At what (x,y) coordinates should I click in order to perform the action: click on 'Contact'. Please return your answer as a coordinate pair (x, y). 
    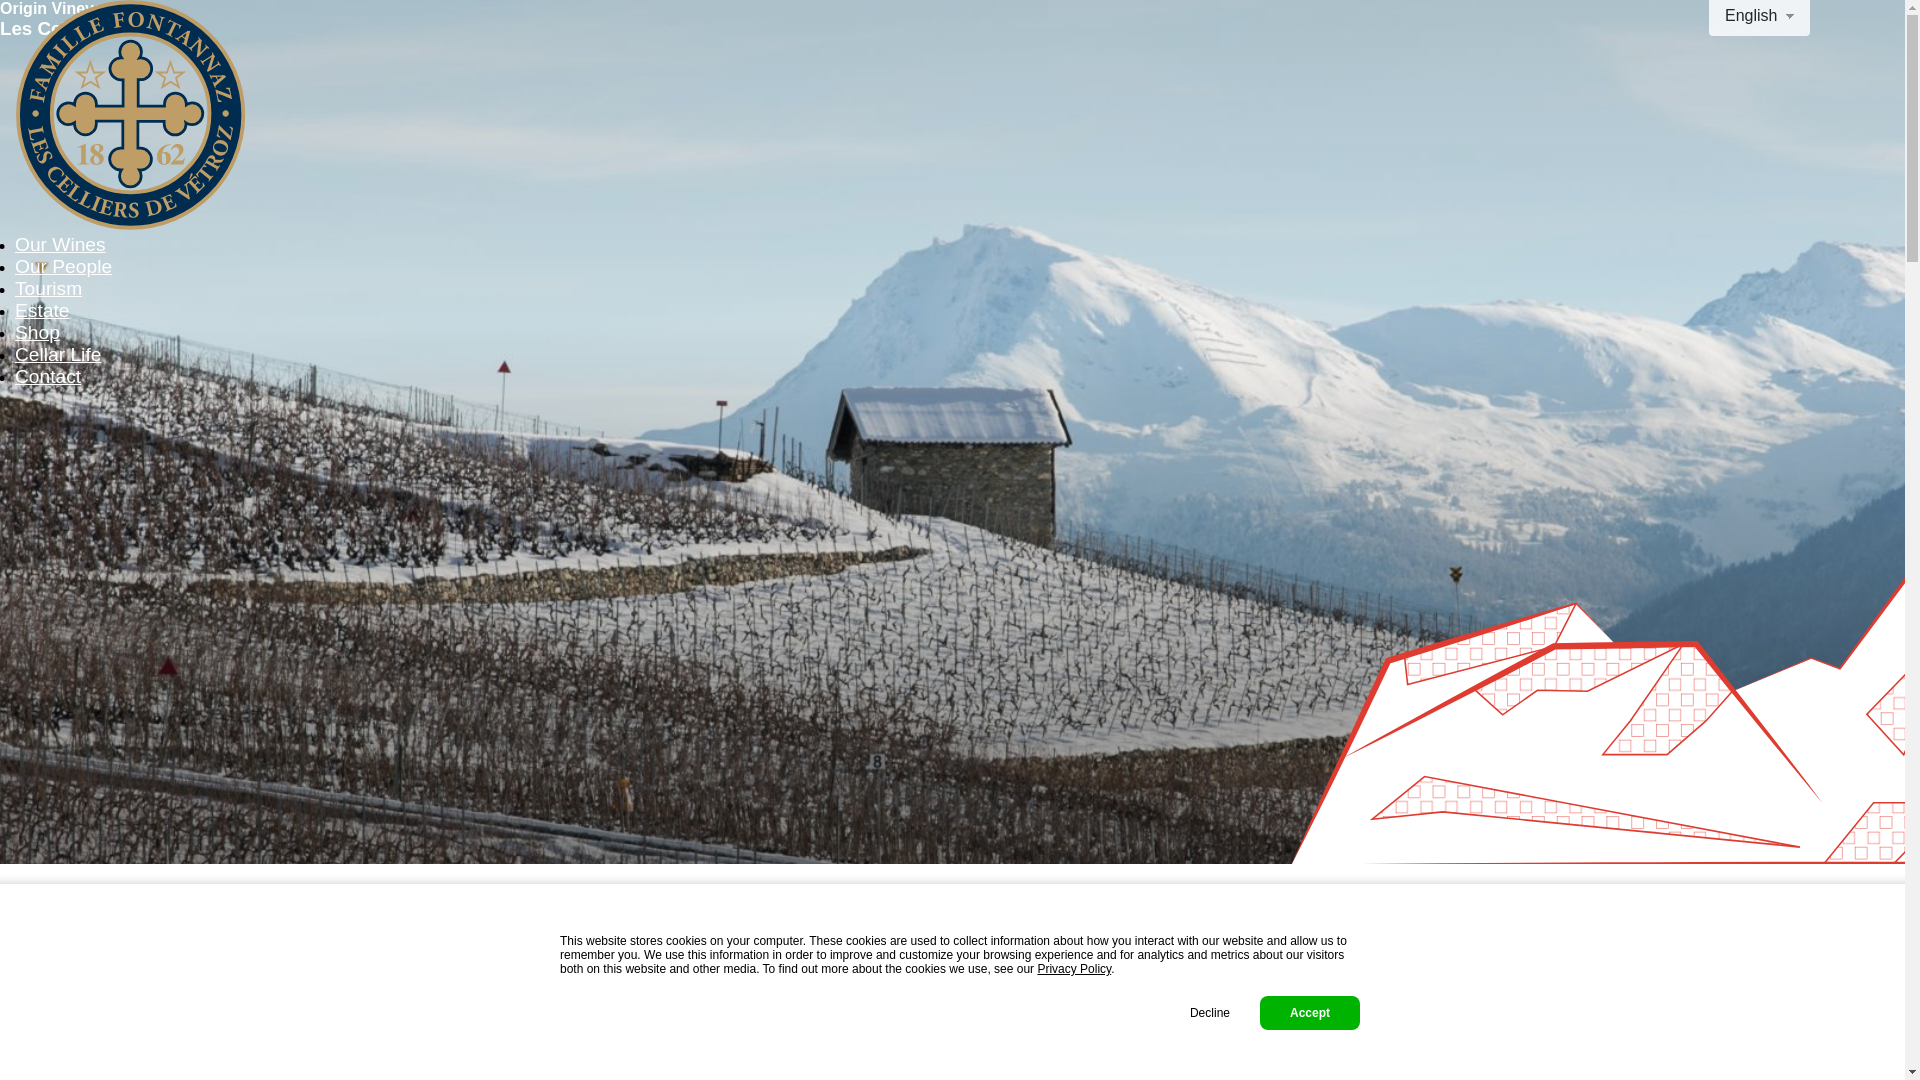
    Looking at the image, I should click on (14, 376).